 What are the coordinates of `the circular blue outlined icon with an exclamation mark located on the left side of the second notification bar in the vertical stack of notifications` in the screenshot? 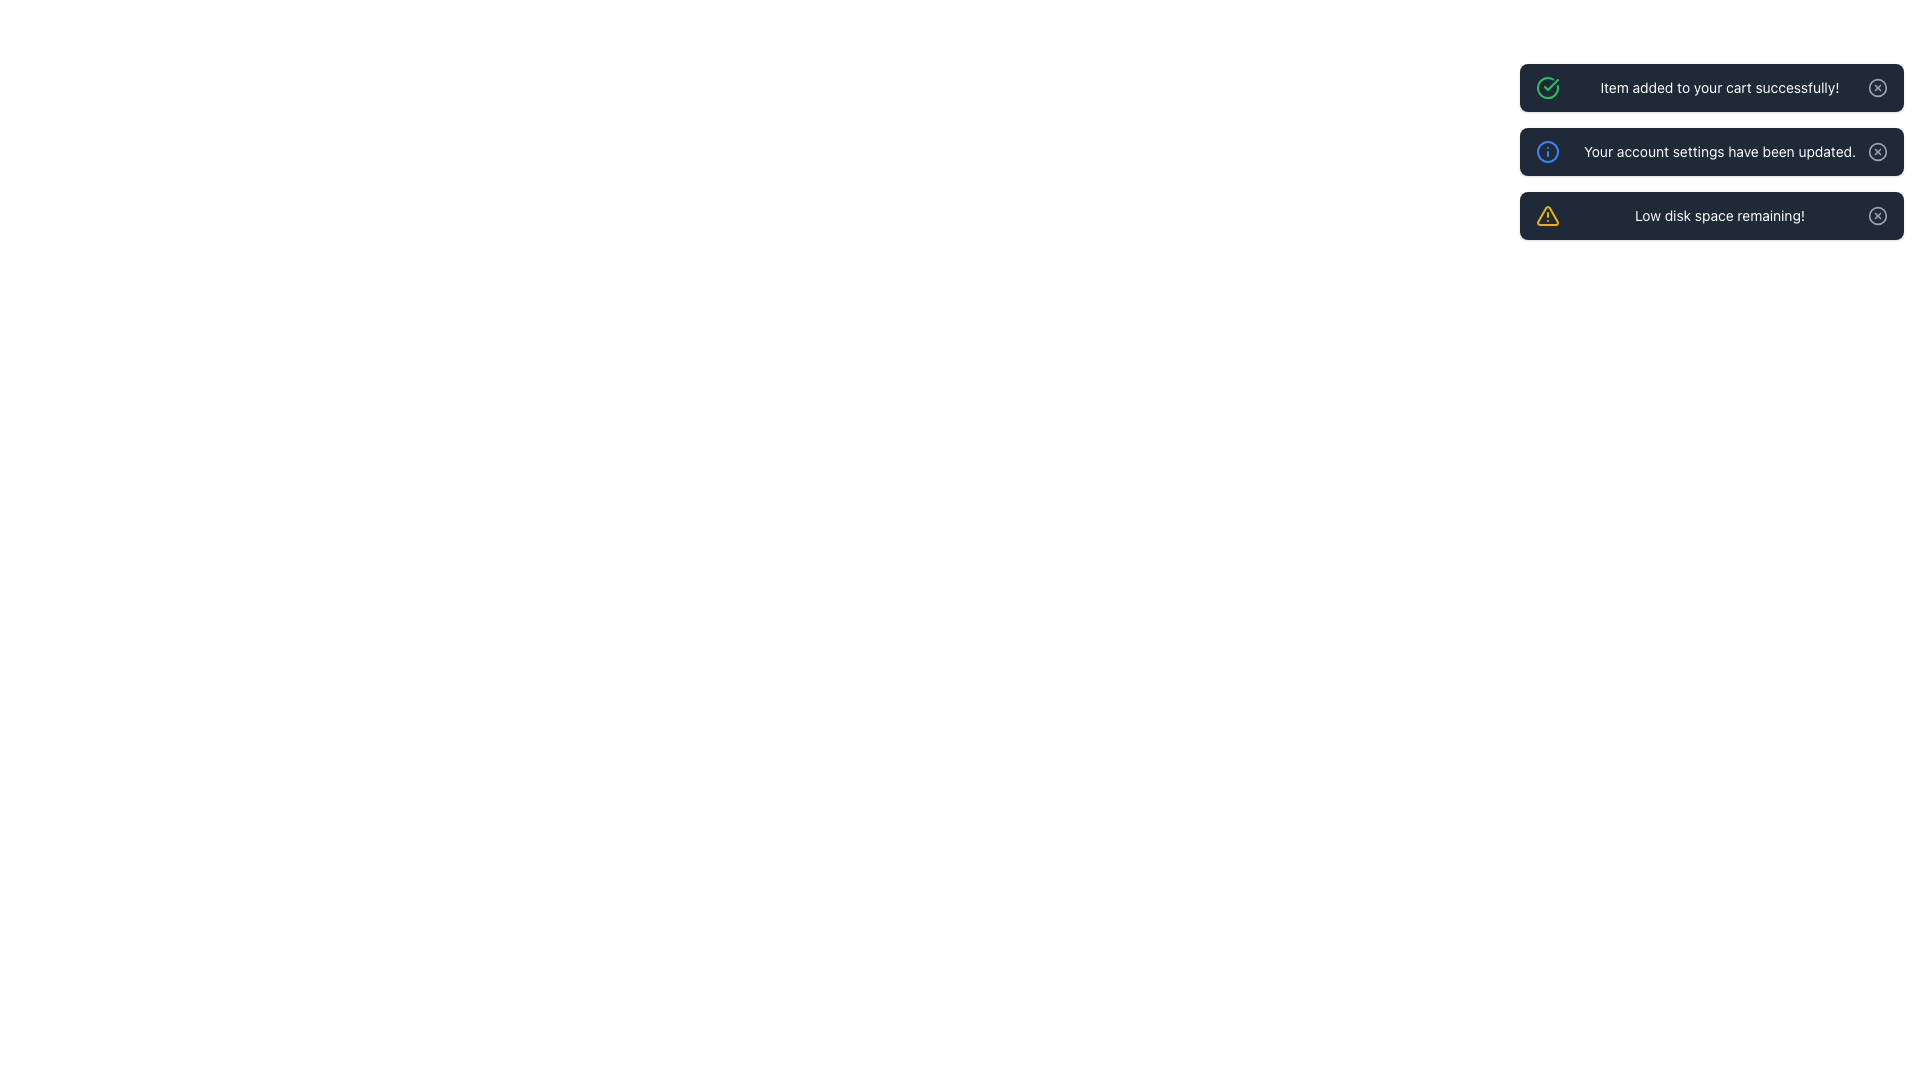 It's located at (1547, 150).